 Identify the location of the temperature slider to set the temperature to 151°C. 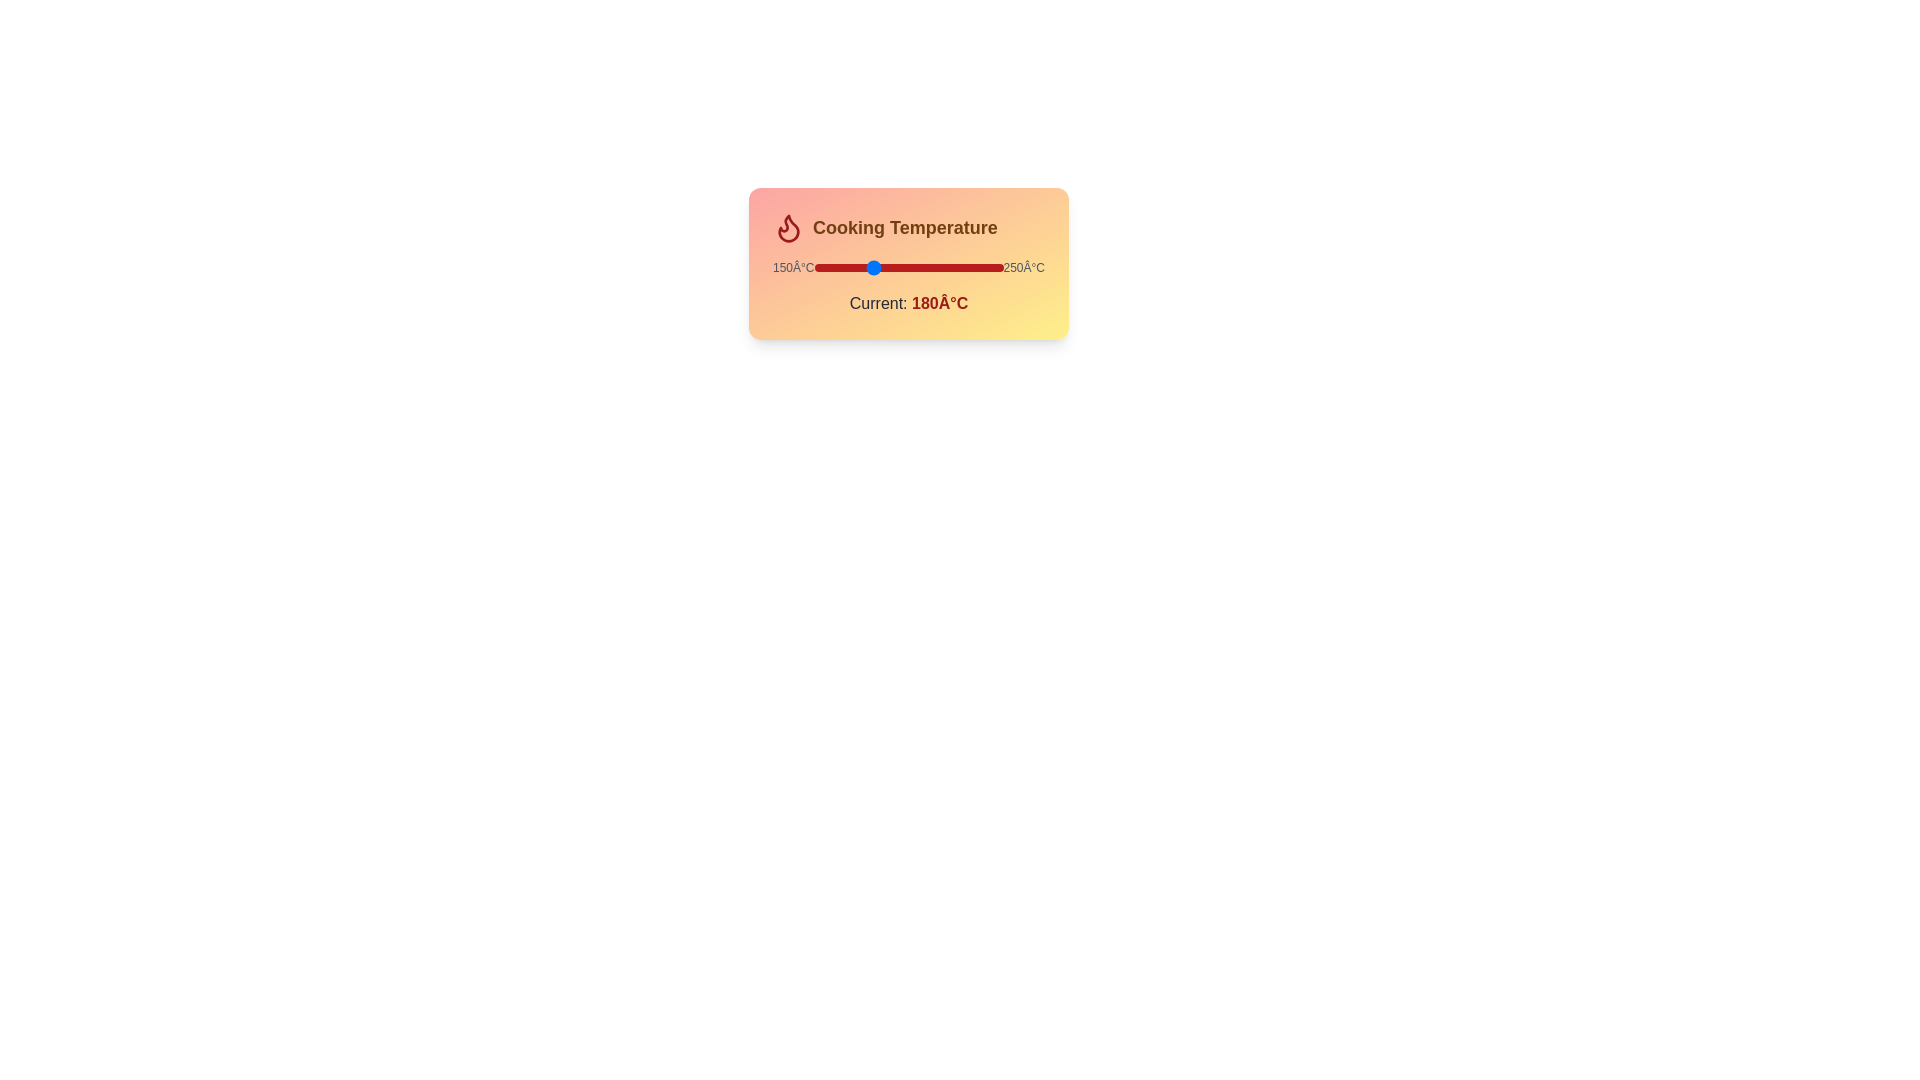
(816, 266).